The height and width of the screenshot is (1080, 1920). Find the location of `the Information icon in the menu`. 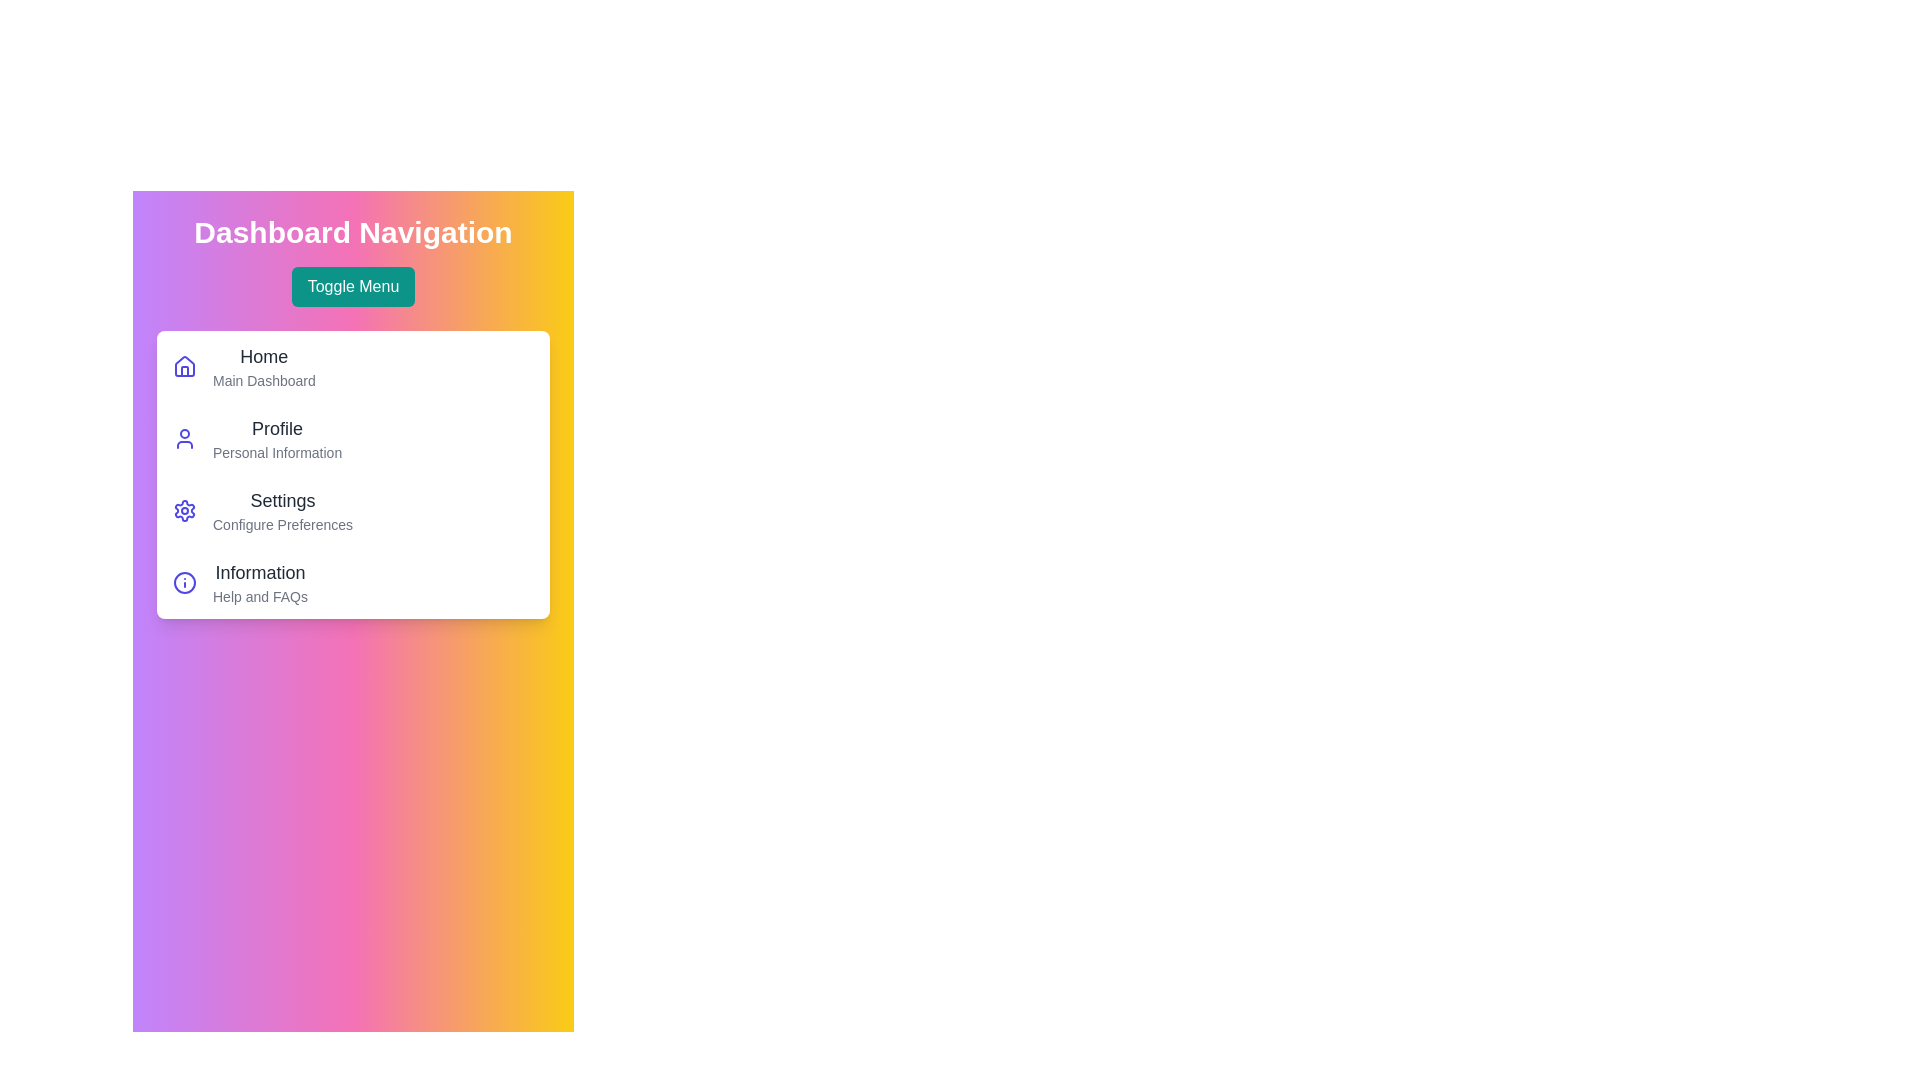

the Information icon in the menu is located at coordinates (185, 582).